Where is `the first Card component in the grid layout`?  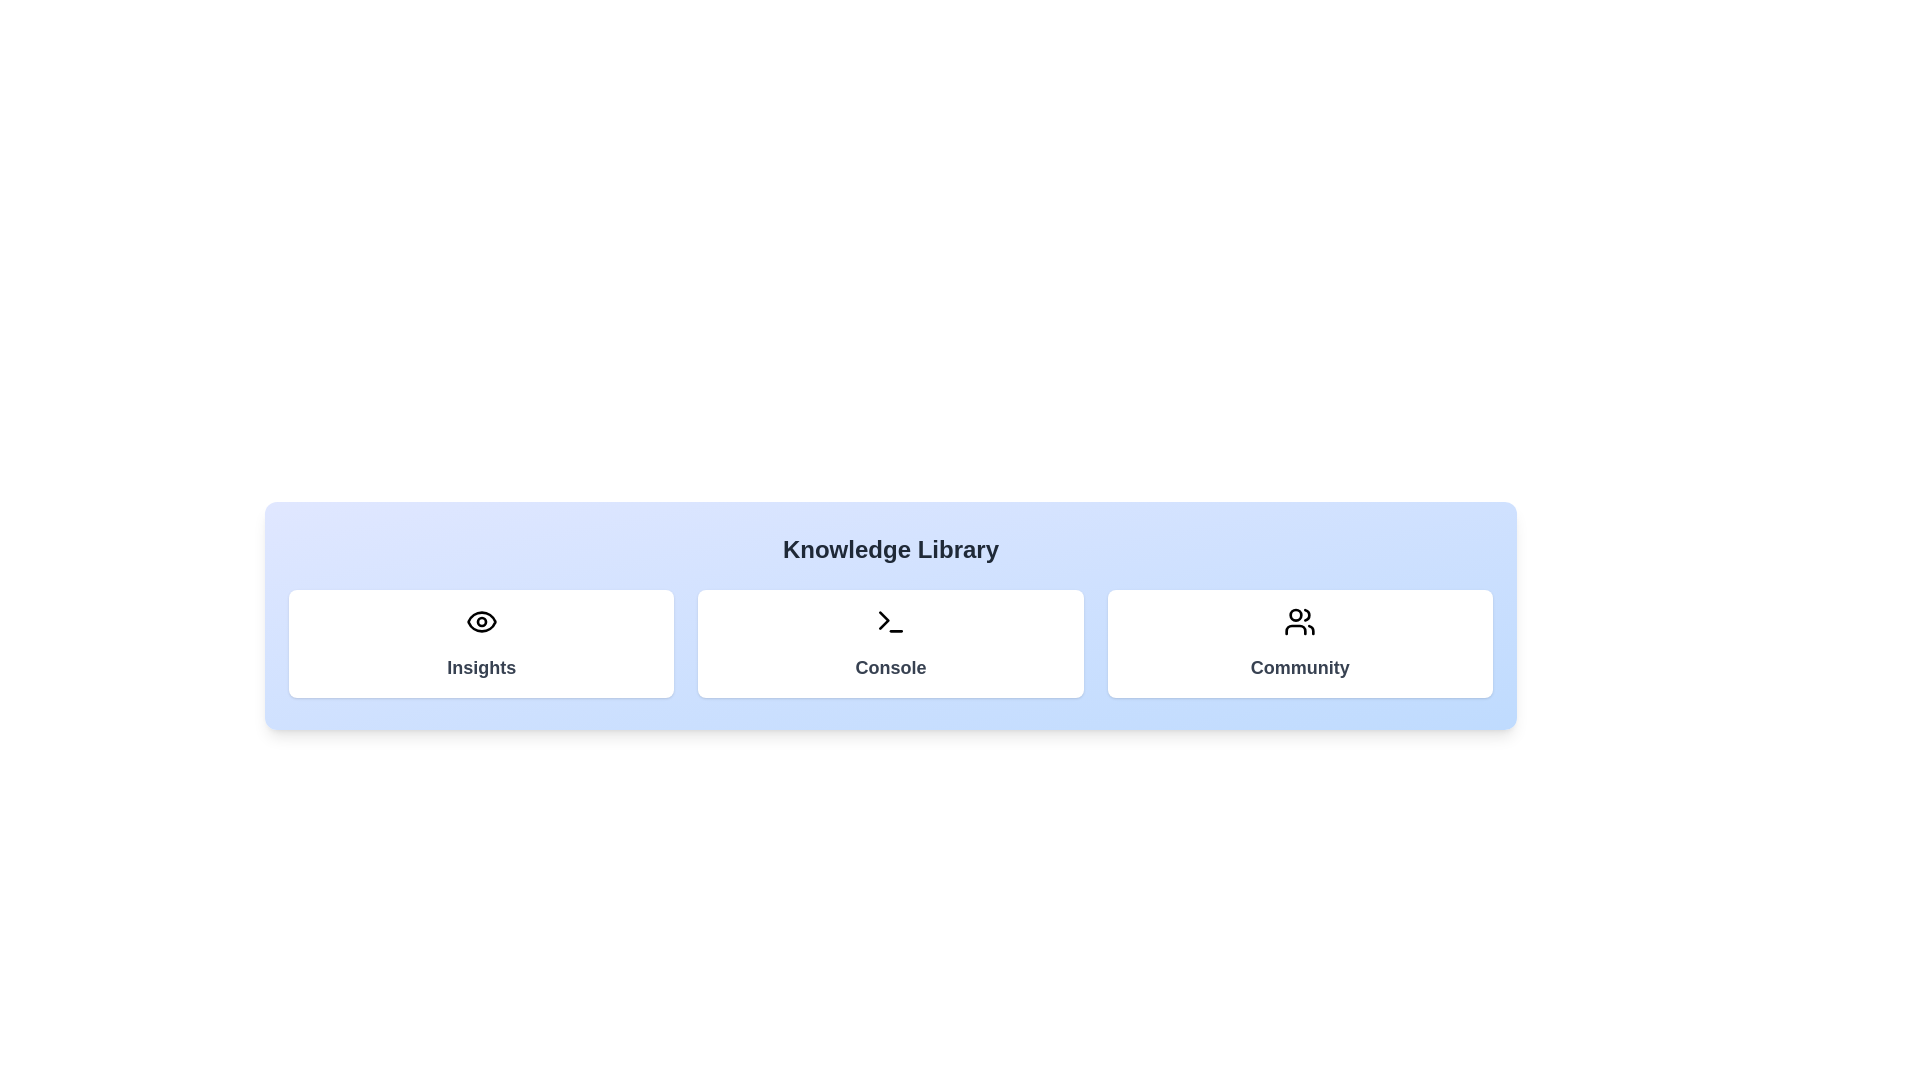 the first Card component in the grid layout is located at coordinates (481, 644).